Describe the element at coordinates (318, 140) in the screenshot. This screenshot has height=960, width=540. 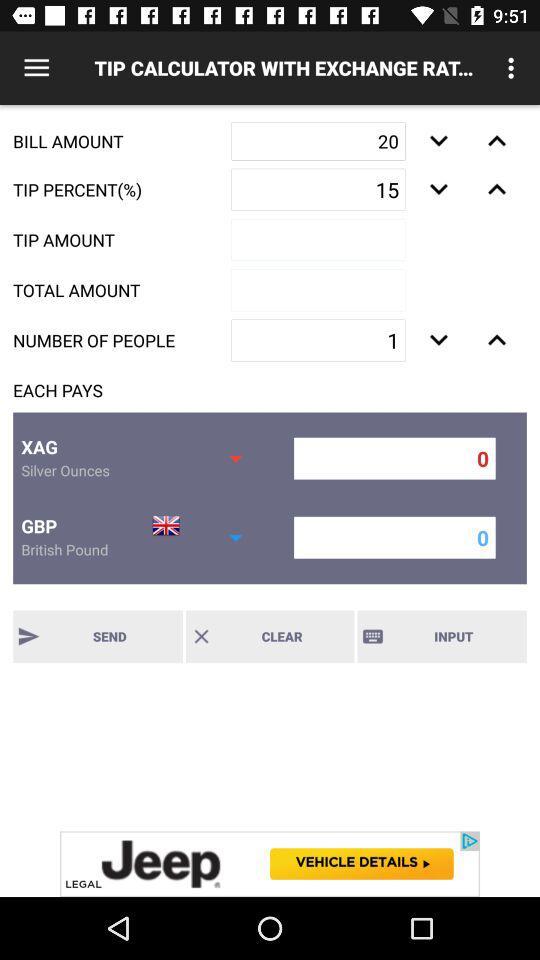
I see `text box mark 20 beside bill amount` at that location.